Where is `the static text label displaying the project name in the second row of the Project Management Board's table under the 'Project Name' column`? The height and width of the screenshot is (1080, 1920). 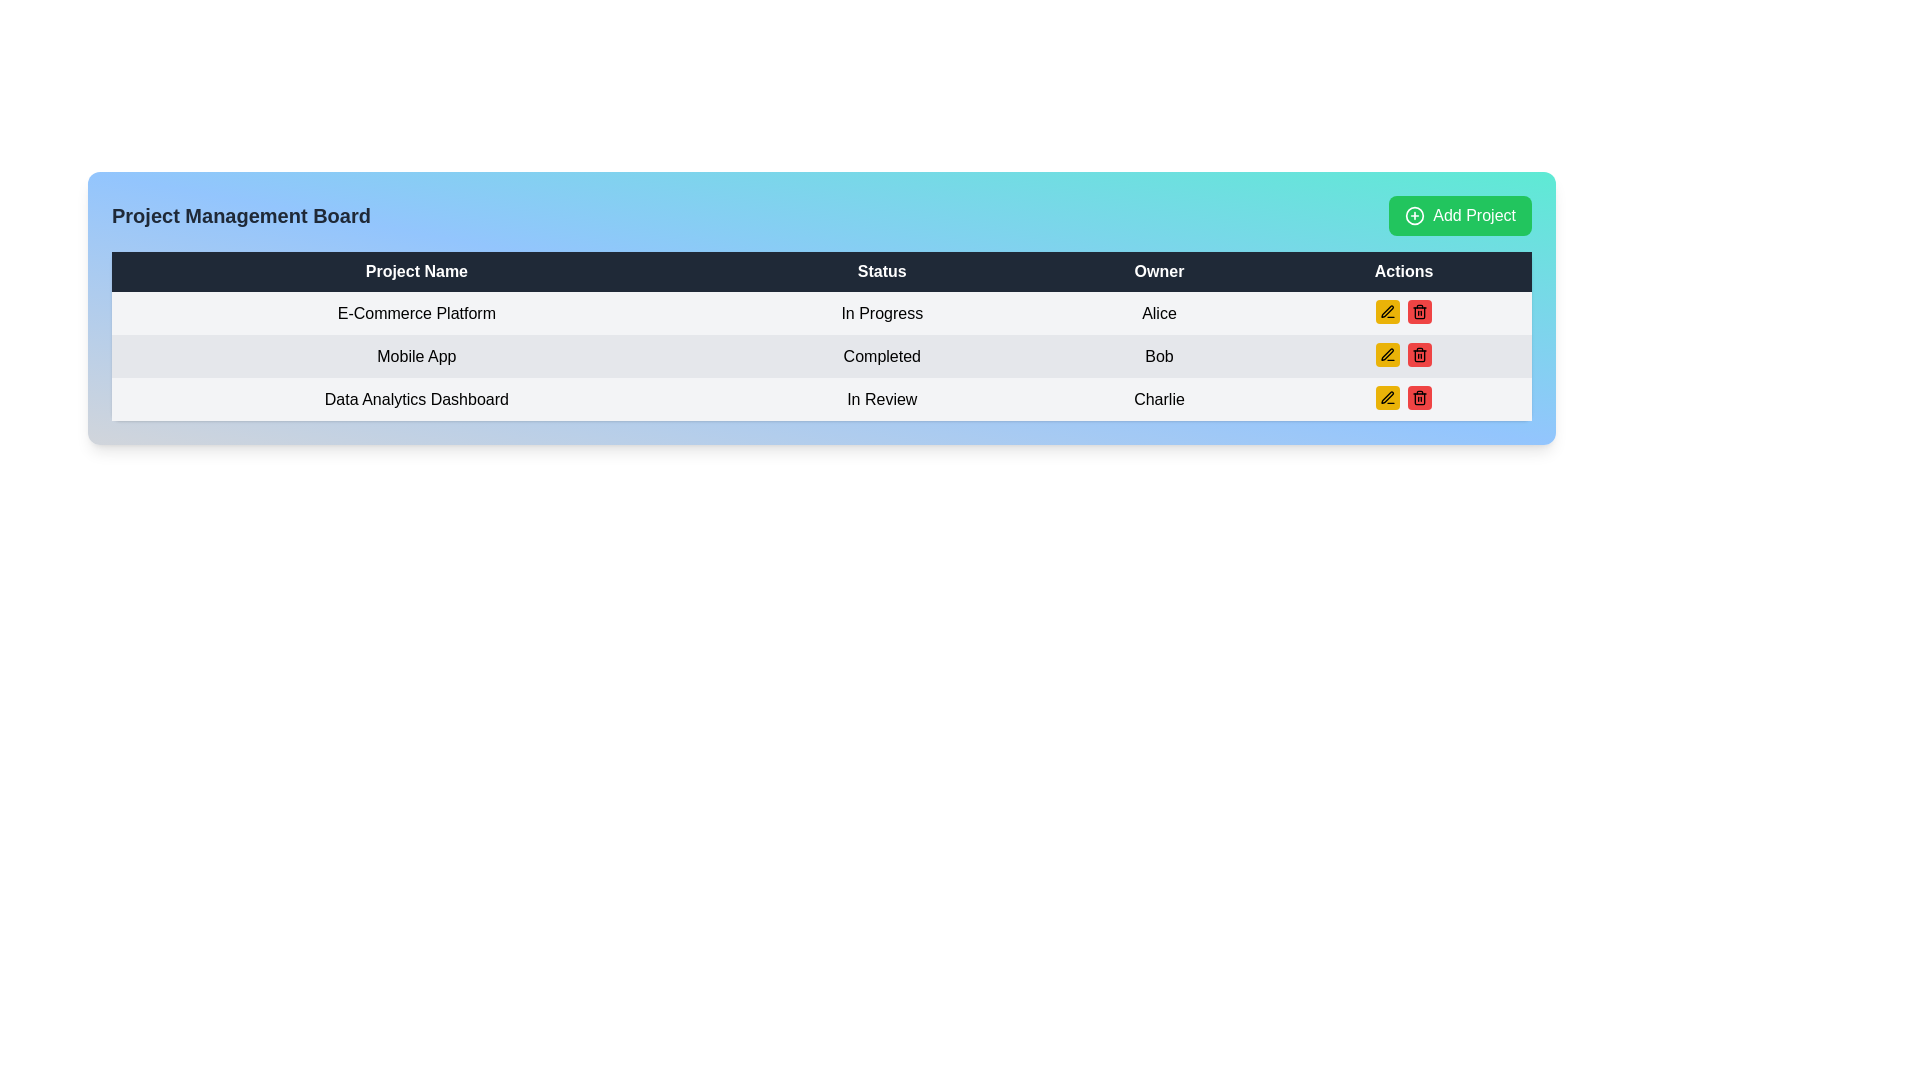
the static text label displaying the project name in the second row of the Project Management Board's table under the 'Project Name' column is located at coordinates (415, 355).